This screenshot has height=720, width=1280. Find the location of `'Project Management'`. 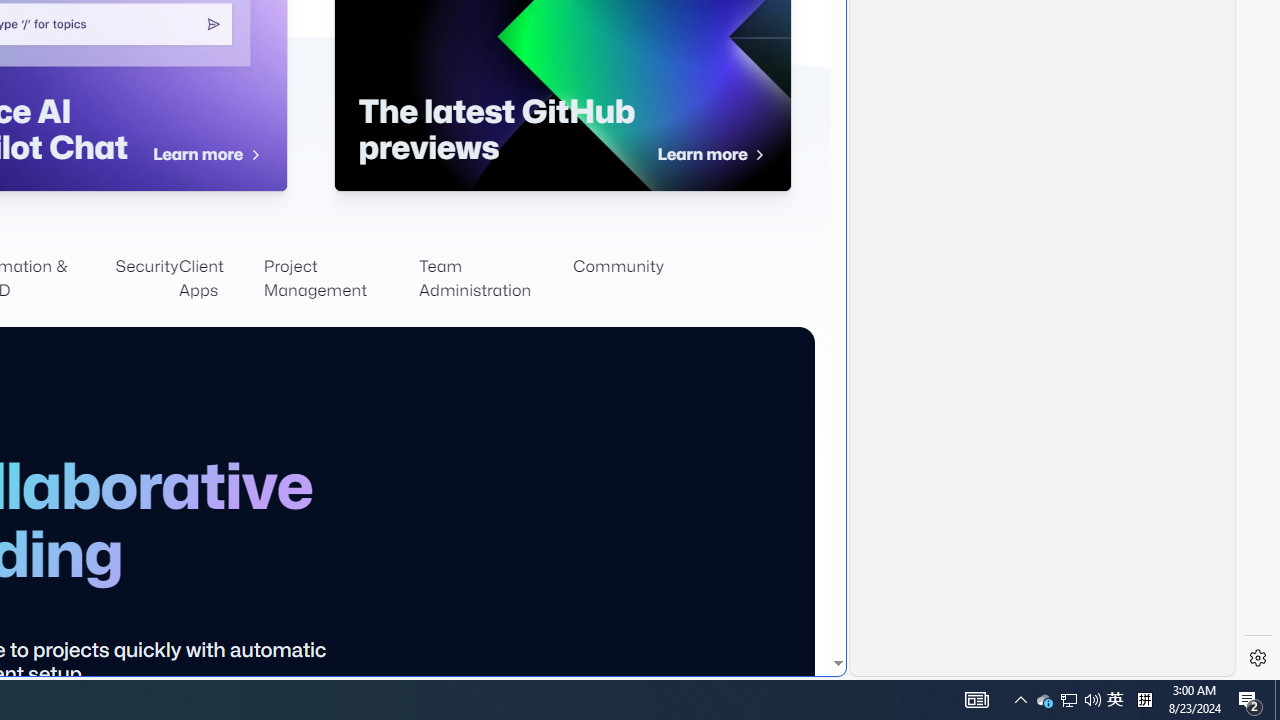

'Project Management' is located at coordinates (340, 279).